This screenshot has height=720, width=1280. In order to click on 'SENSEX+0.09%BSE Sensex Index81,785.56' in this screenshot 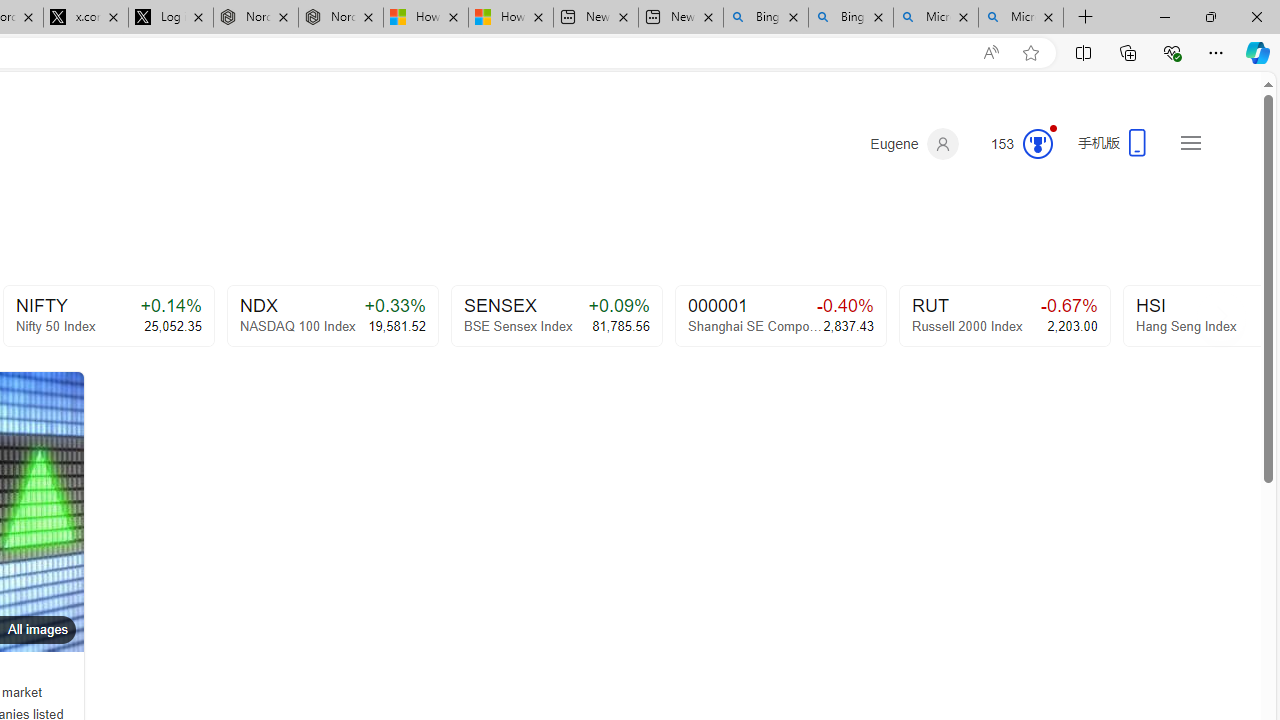, I will do `click(556, 315)`.